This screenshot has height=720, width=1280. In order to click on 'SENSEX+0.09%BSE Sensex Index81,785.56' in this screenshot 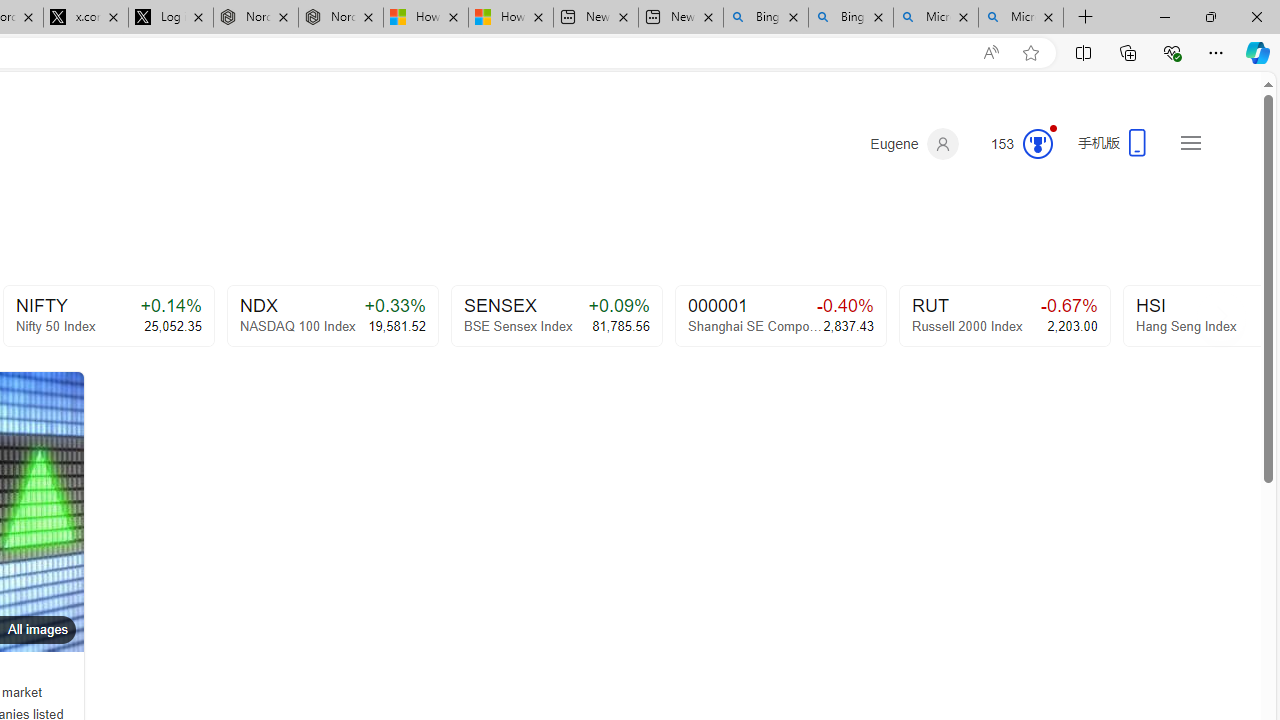, I will do `click(556, 315)`.